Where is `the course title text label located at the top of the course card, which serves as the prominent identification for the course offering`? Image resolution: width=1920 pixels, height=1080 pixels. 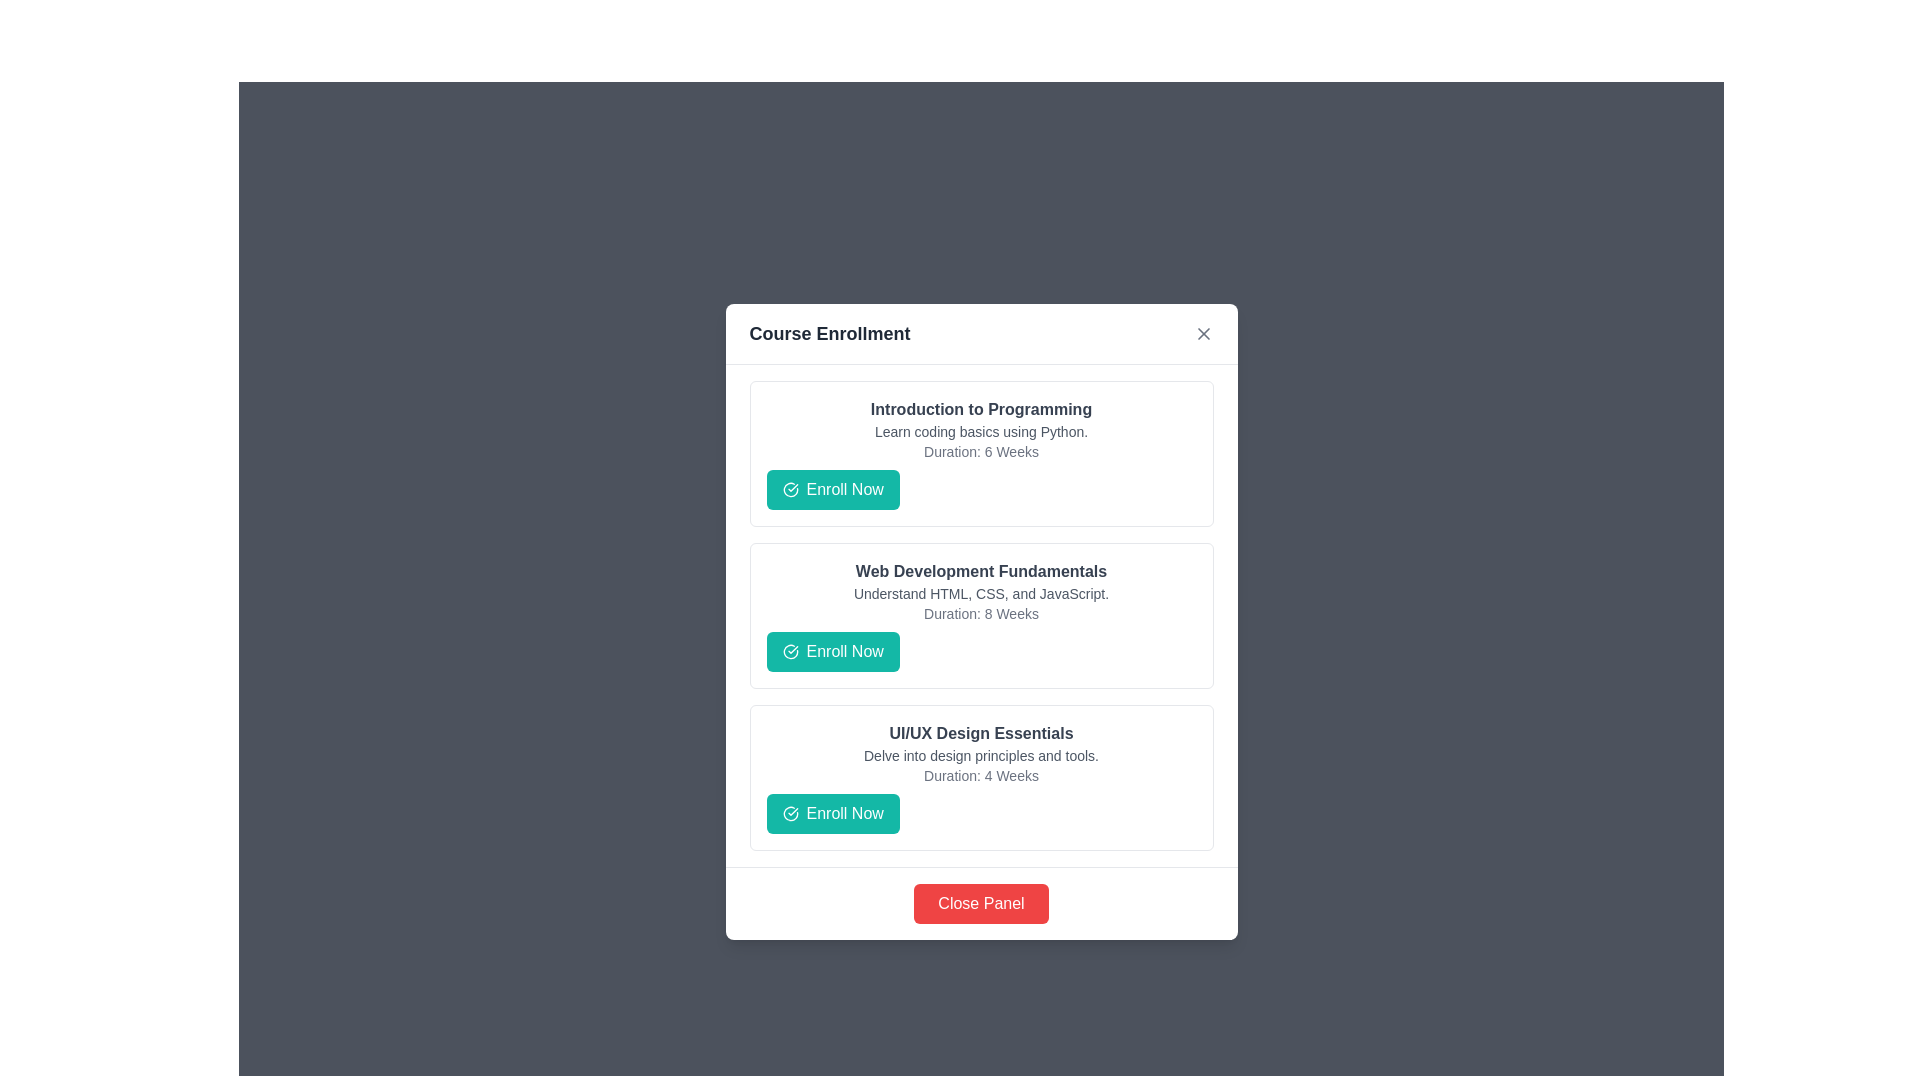
the course title text label located at the top of the course card, which serves as the prominent identification for the course offering is located at coordinates (981, 733).